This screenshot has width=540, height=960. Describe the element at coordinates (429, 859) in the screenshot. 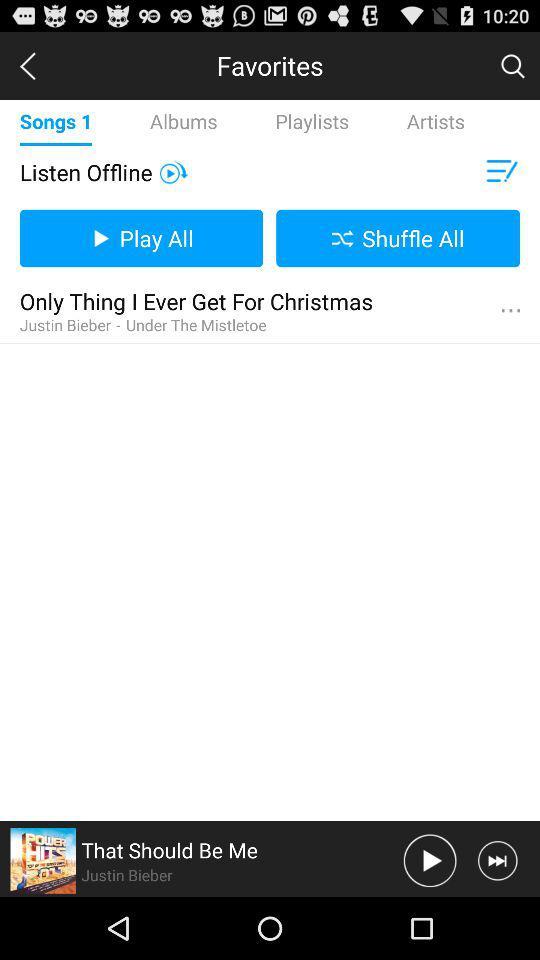

I see `pass botten` at that location.